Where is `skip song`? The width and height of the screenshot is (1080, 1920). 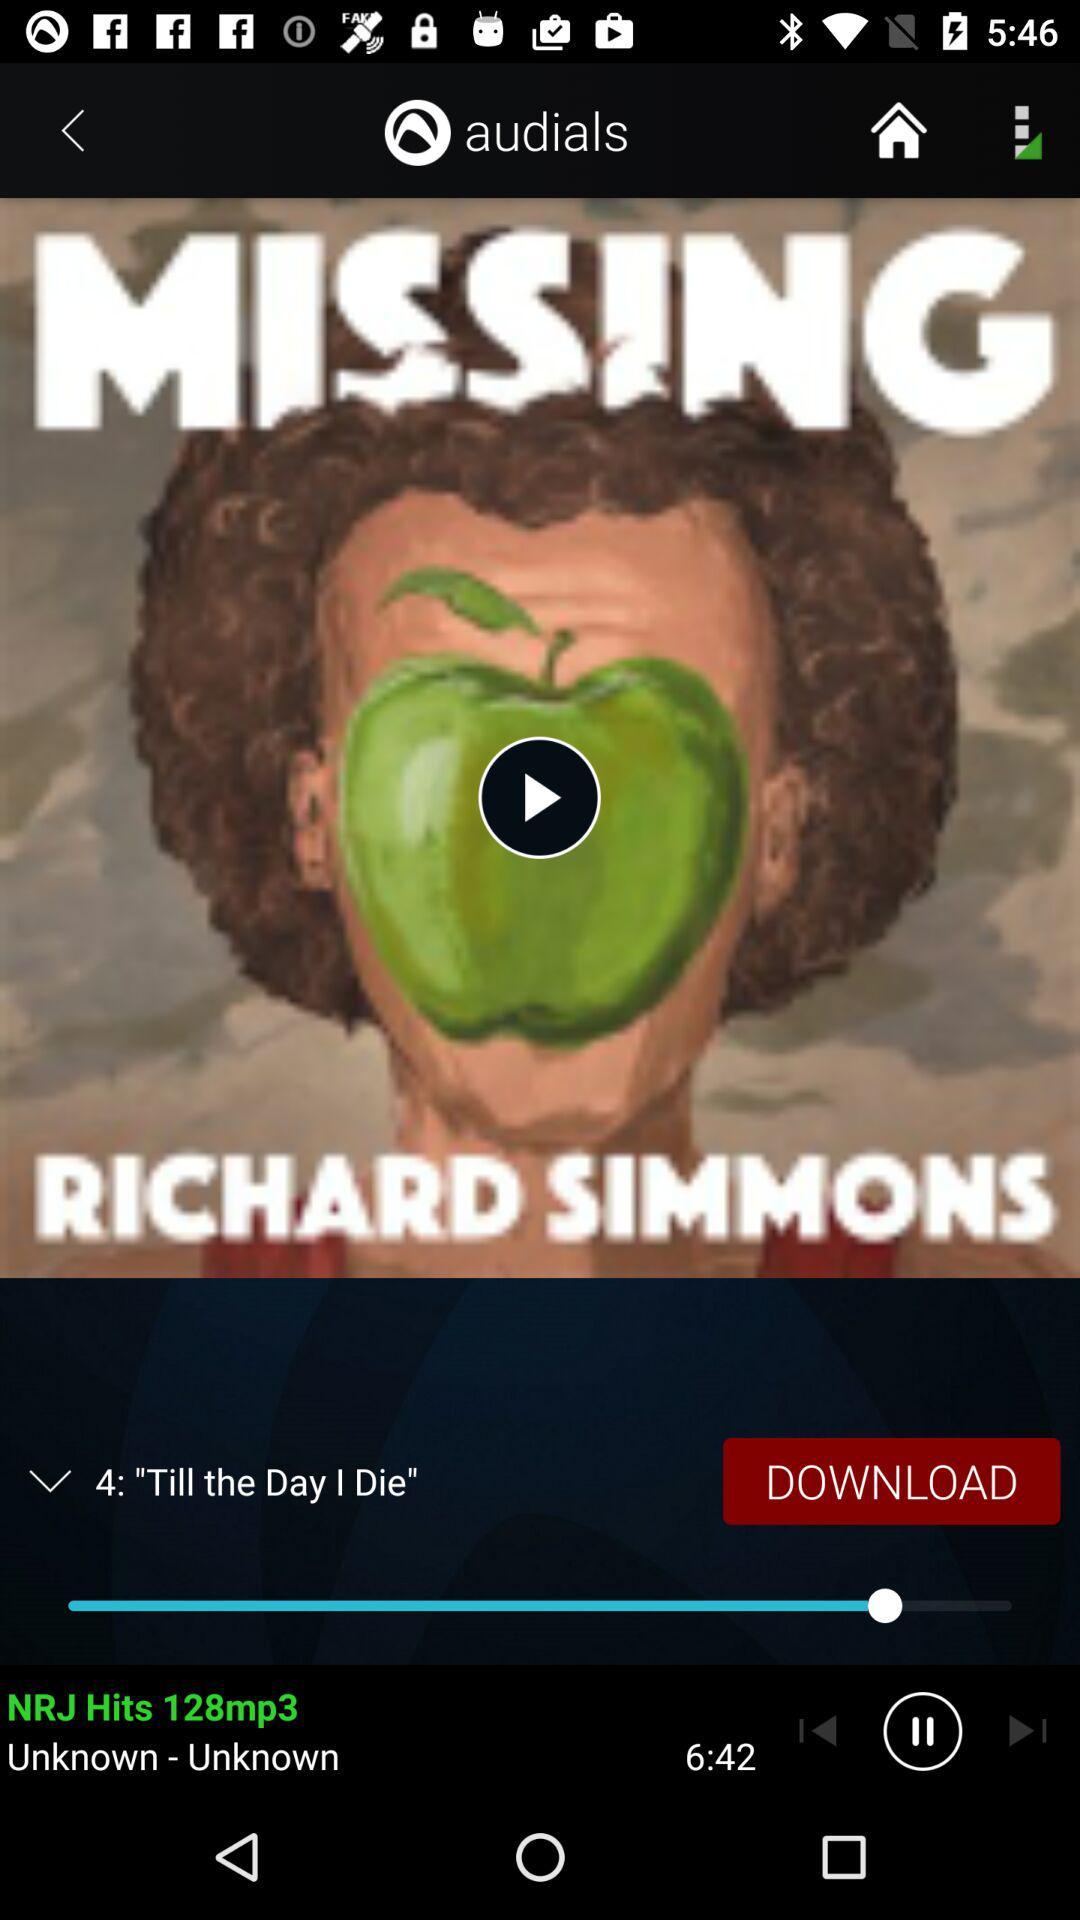 skip song is located at coordinates (1027, 1730).